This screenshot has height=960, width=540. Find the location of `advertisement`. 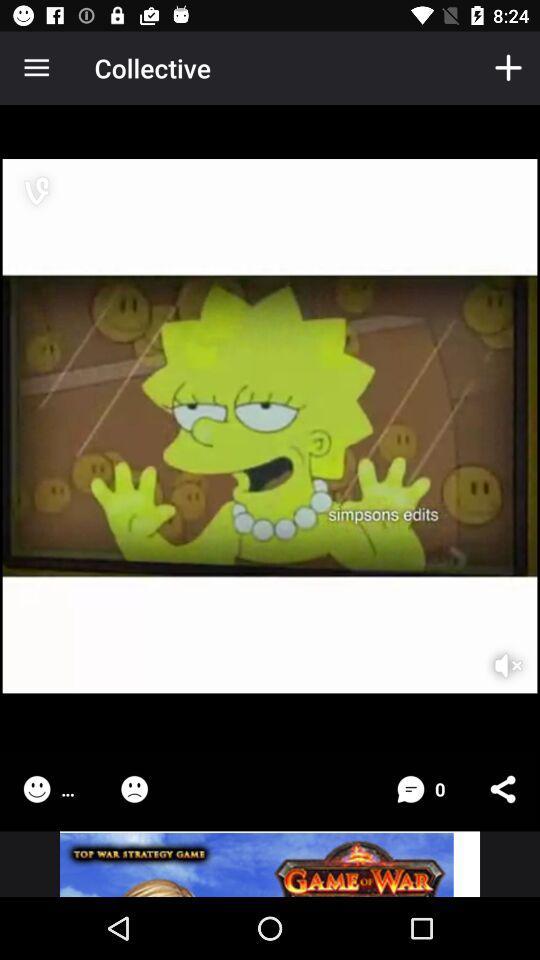

advertisement is located at coordinates (270, 863).